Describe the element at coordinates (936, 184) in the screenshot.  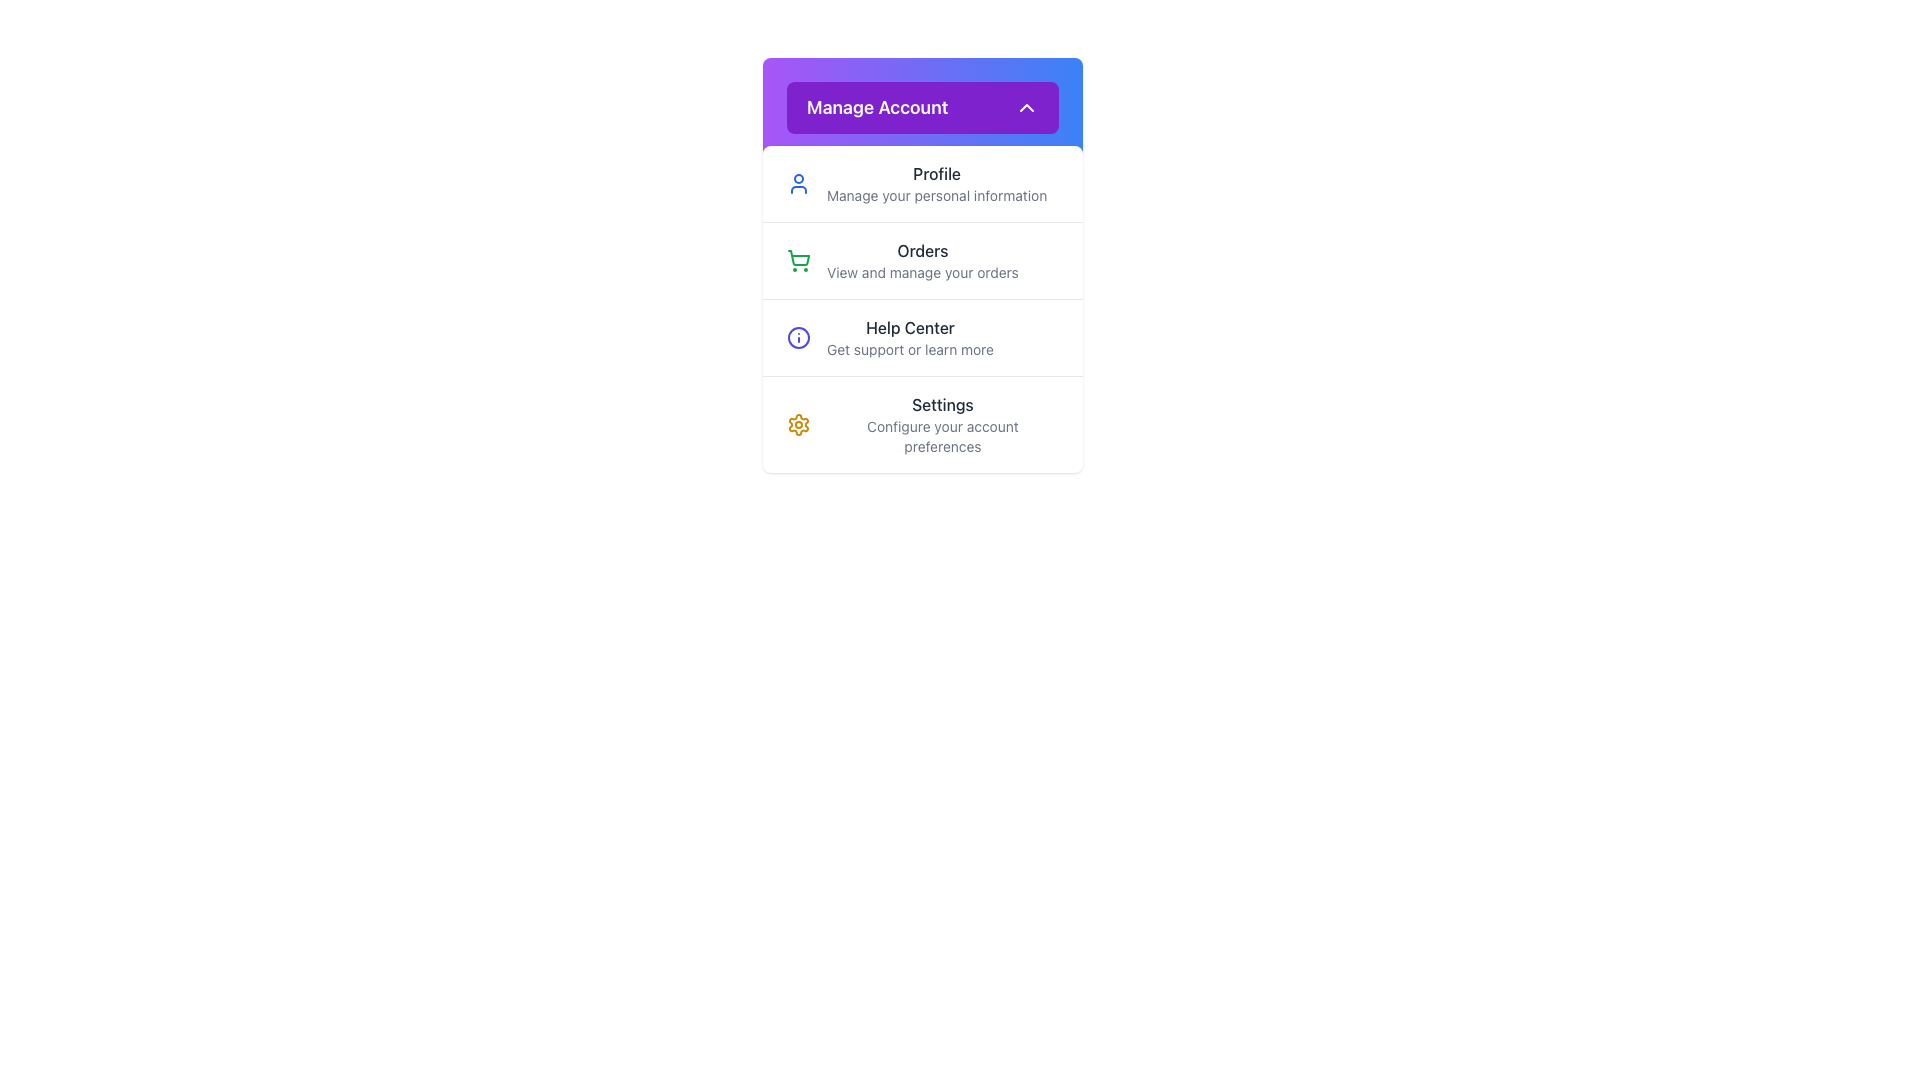
I see `the first menu item in the 'Manage Account' section` at that location.